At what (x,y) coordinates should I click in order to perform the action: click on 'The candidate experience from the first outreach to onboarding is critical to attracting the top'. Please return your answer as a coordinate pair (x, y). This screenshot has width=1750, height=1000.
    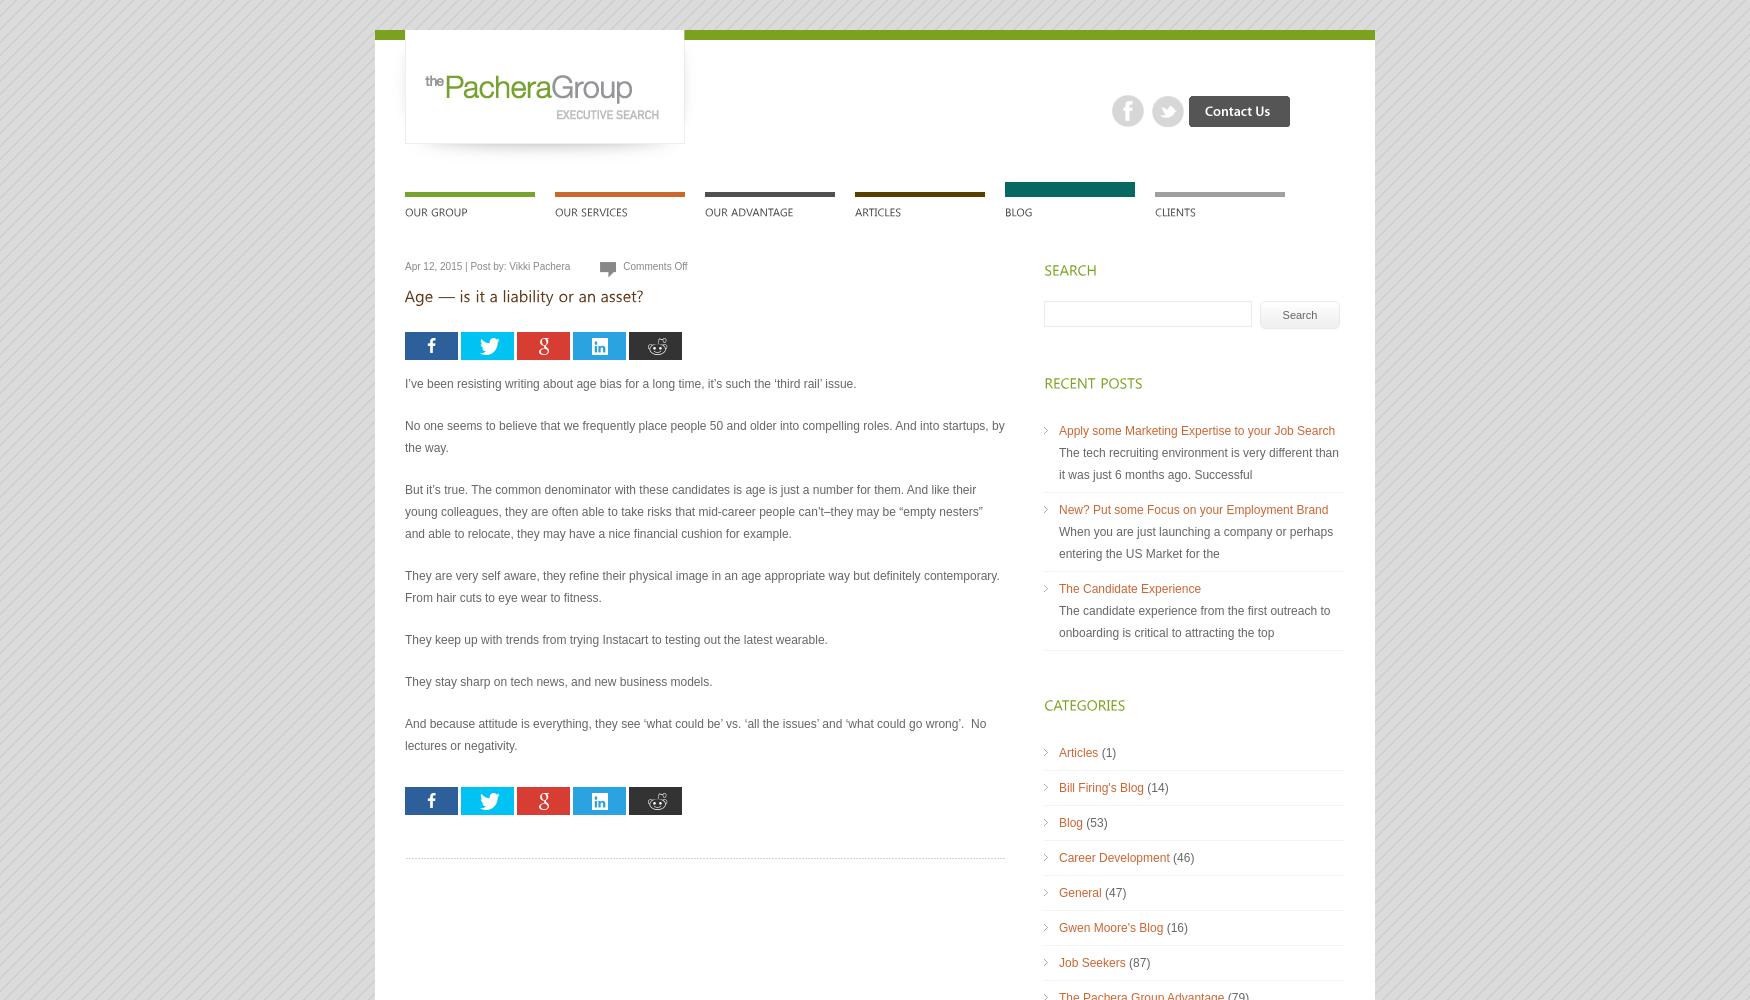
    Looking at the image, I should click on (1194, 621).